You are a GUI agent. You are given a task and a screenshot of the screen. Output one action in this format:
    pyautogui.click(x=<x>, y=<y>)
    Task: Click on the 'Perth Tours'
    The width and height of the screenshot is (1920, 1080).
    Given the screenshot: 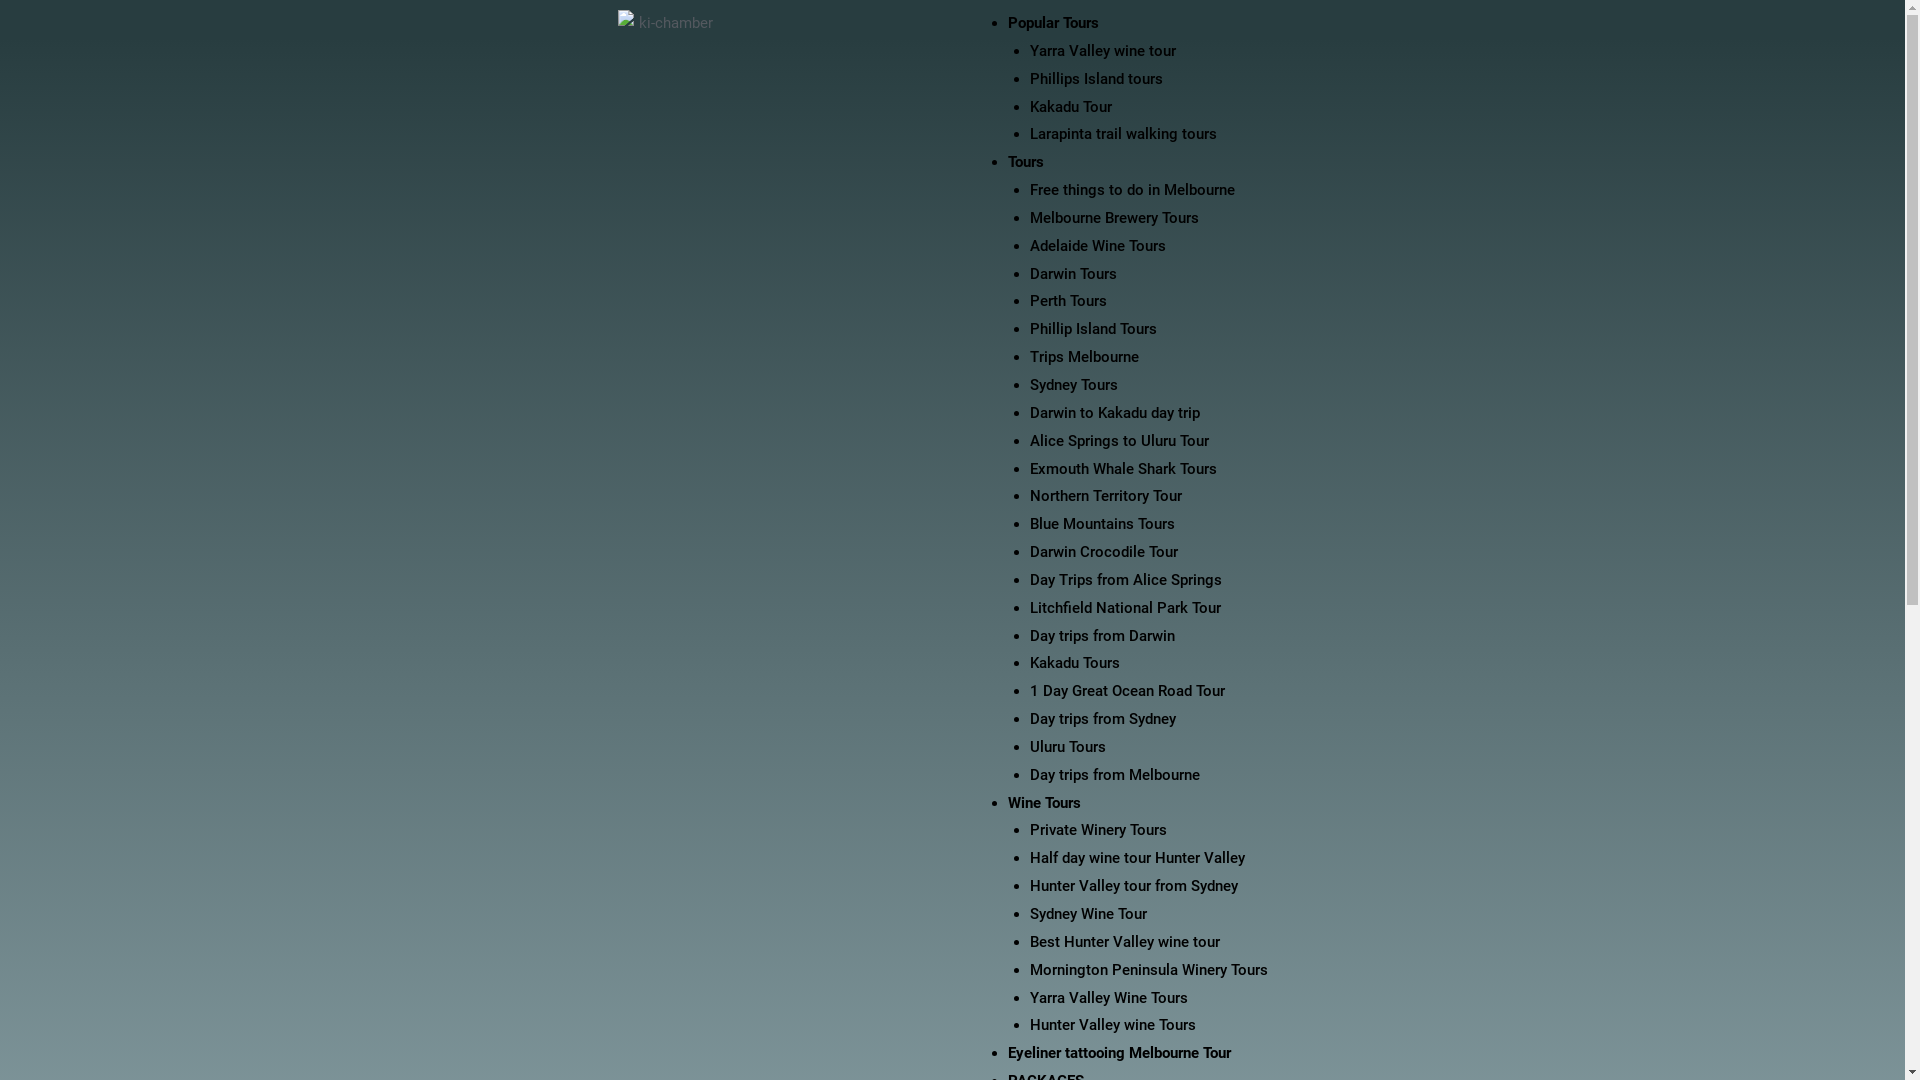 What is the action you would take?
    pyautogui.click(x=1067, y=300)
    